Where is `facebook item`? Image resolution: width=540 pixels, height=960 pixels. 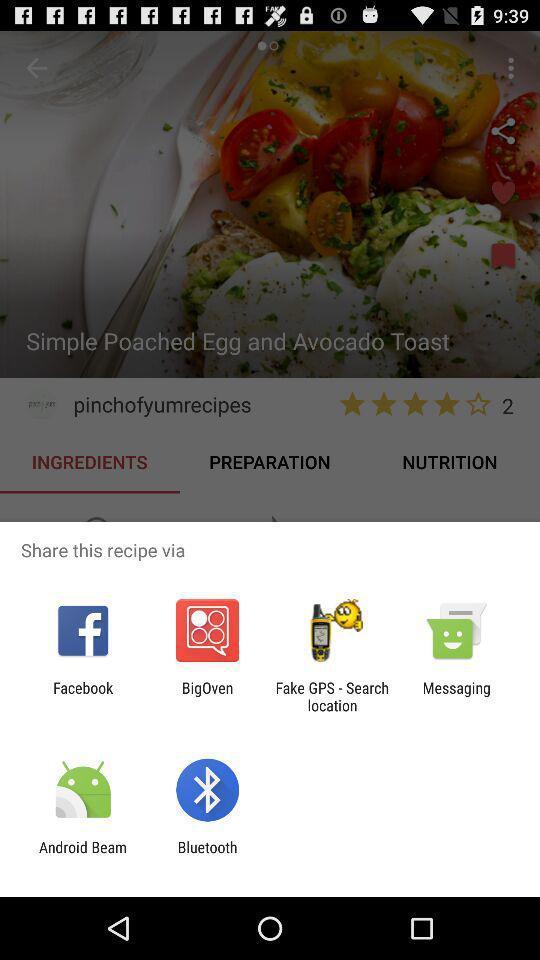 facebook item is located at coordinates (82, 696).